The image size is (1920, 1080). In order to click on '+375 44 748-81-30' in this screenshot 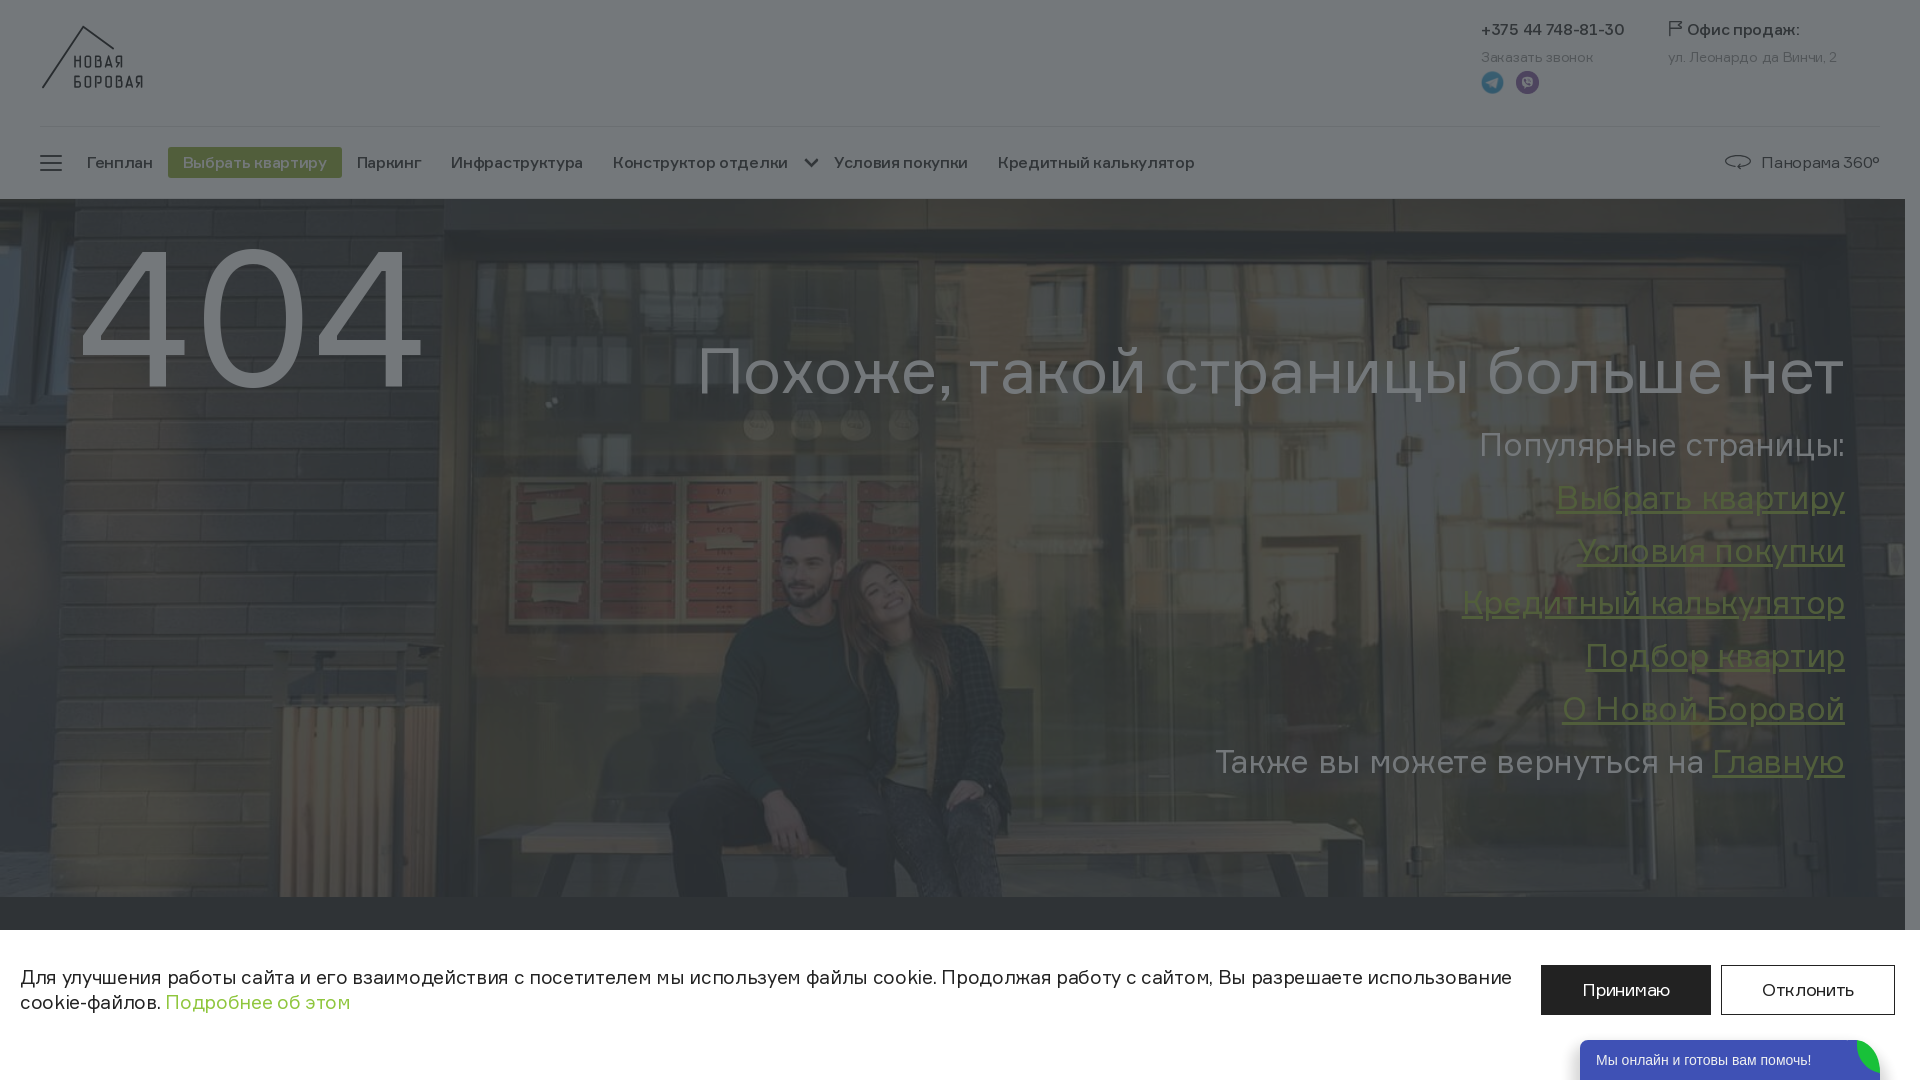, I will do `click(1481, 29)`.